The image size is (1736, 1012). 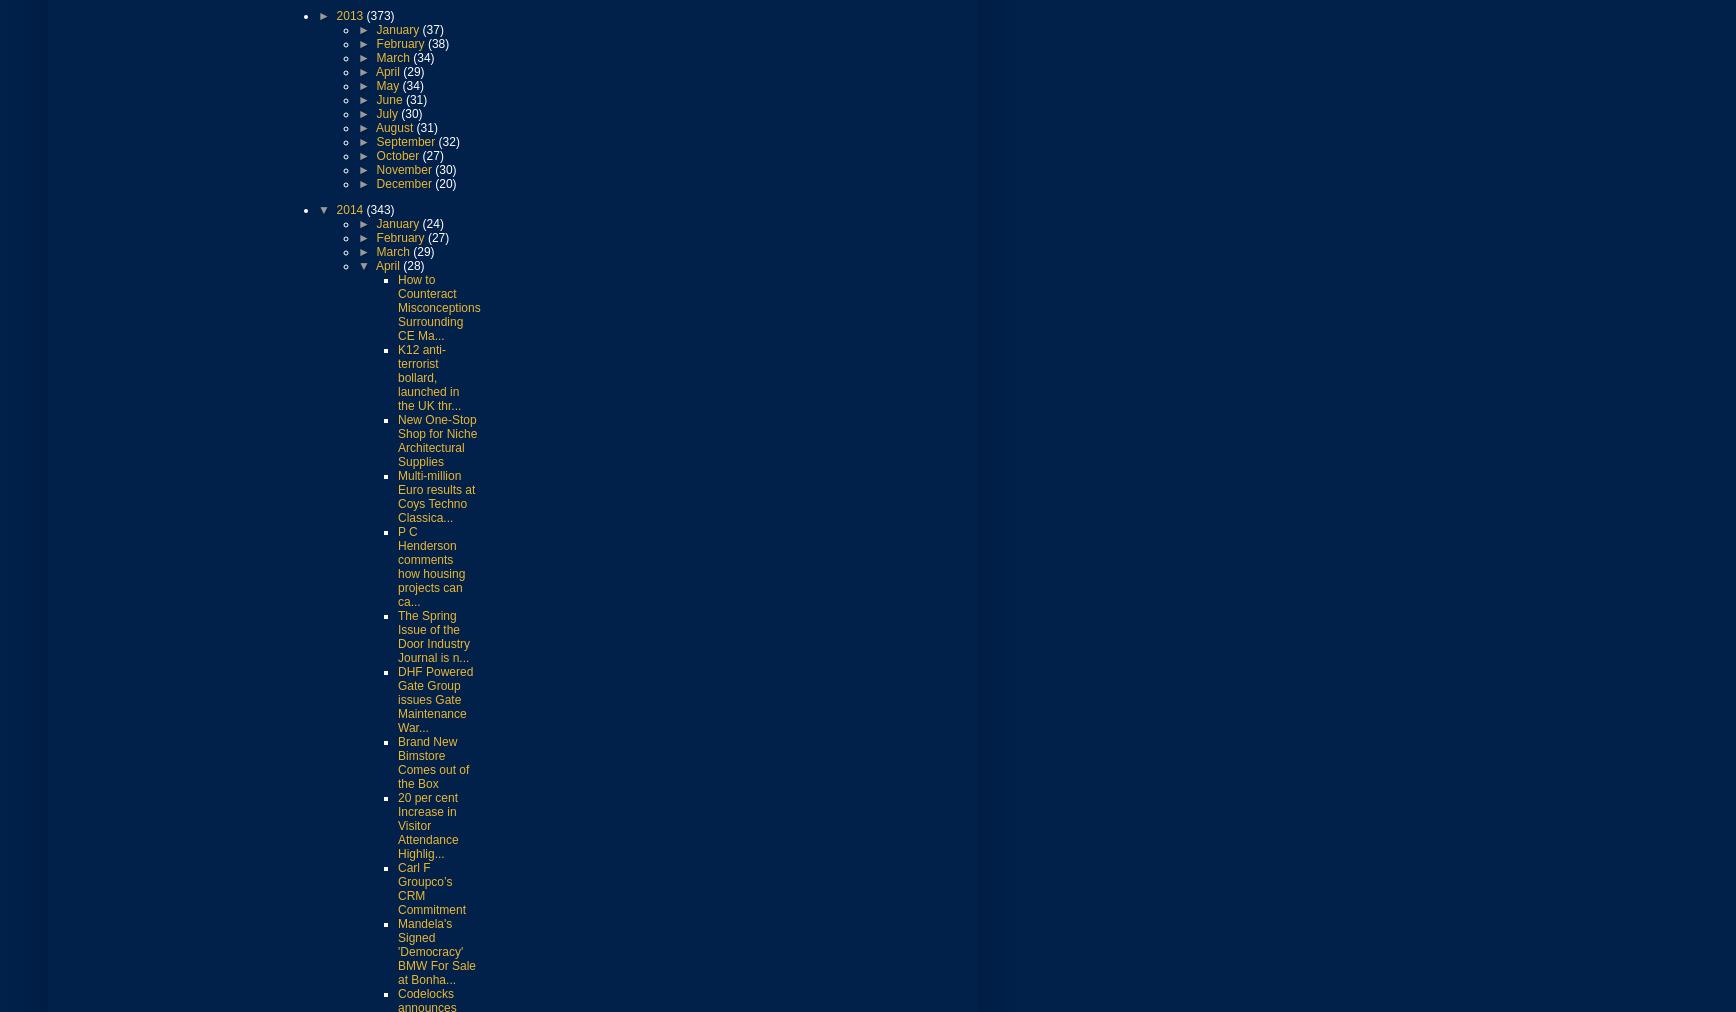 I want to click on 'June', so click(x=390, y=97).